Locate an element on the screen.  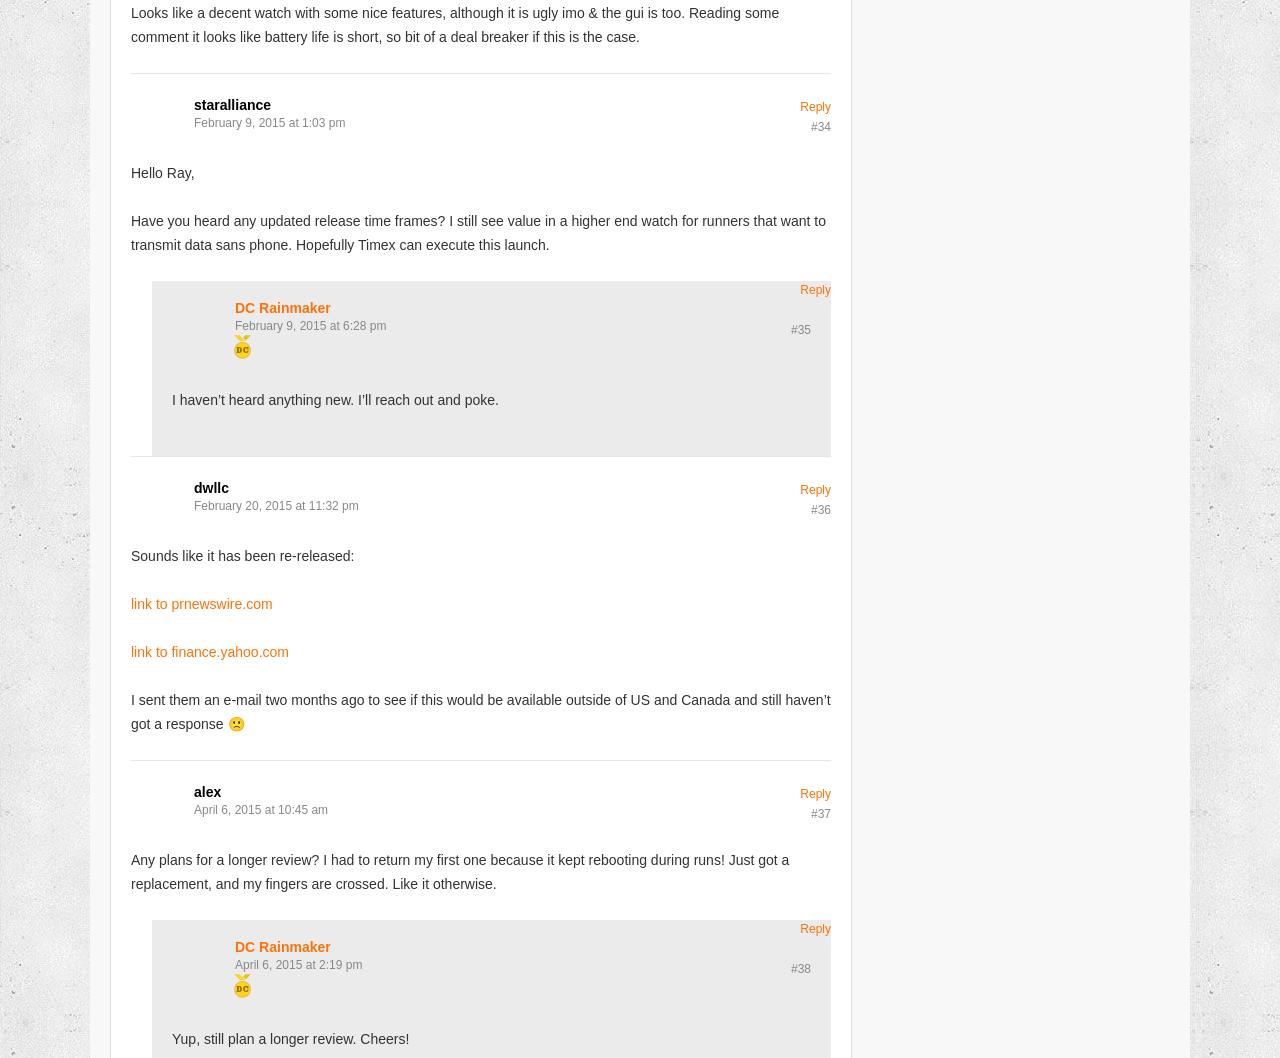
'April 6, 2015 at 10:45 am' is located at coordinates (194, 808).